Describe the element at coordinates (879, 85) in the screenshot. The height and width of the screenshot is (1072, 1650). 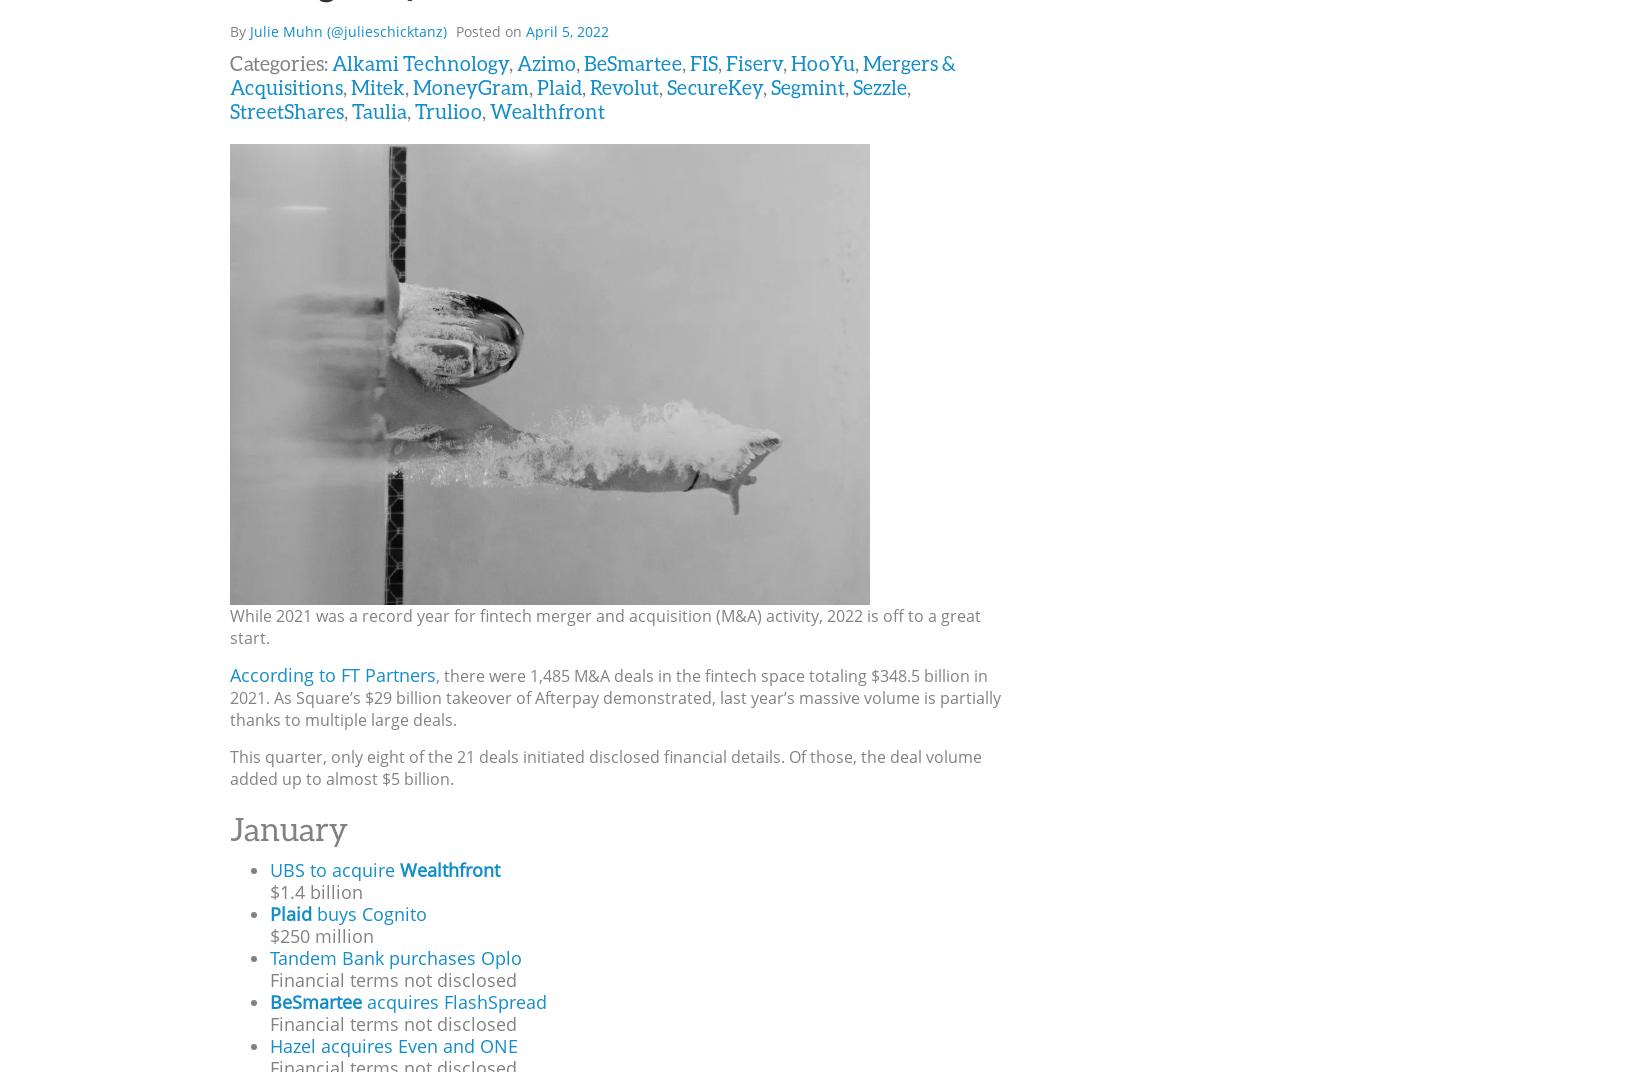
I see `'Sezzle'` at that location.